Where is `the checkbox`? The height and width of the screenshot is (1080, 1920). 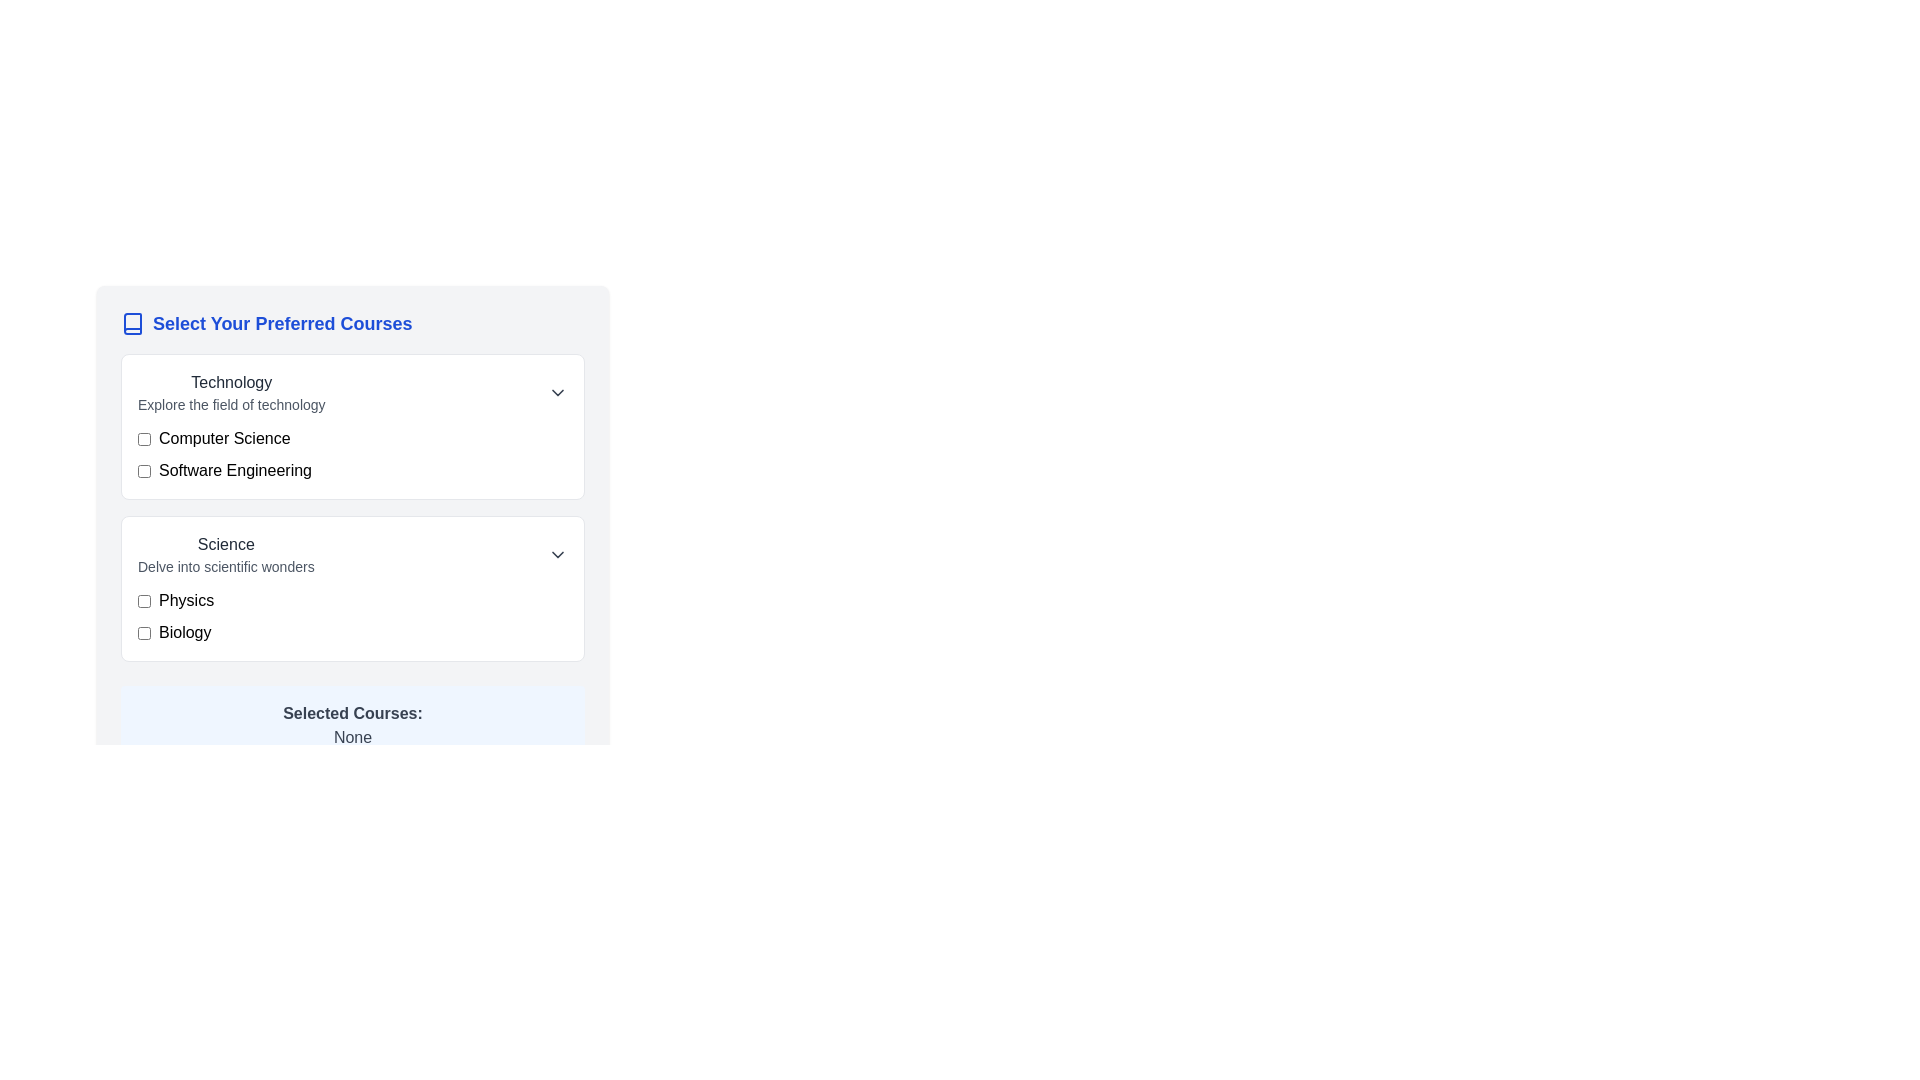
the checkbox is located at coordinates (353, 438).